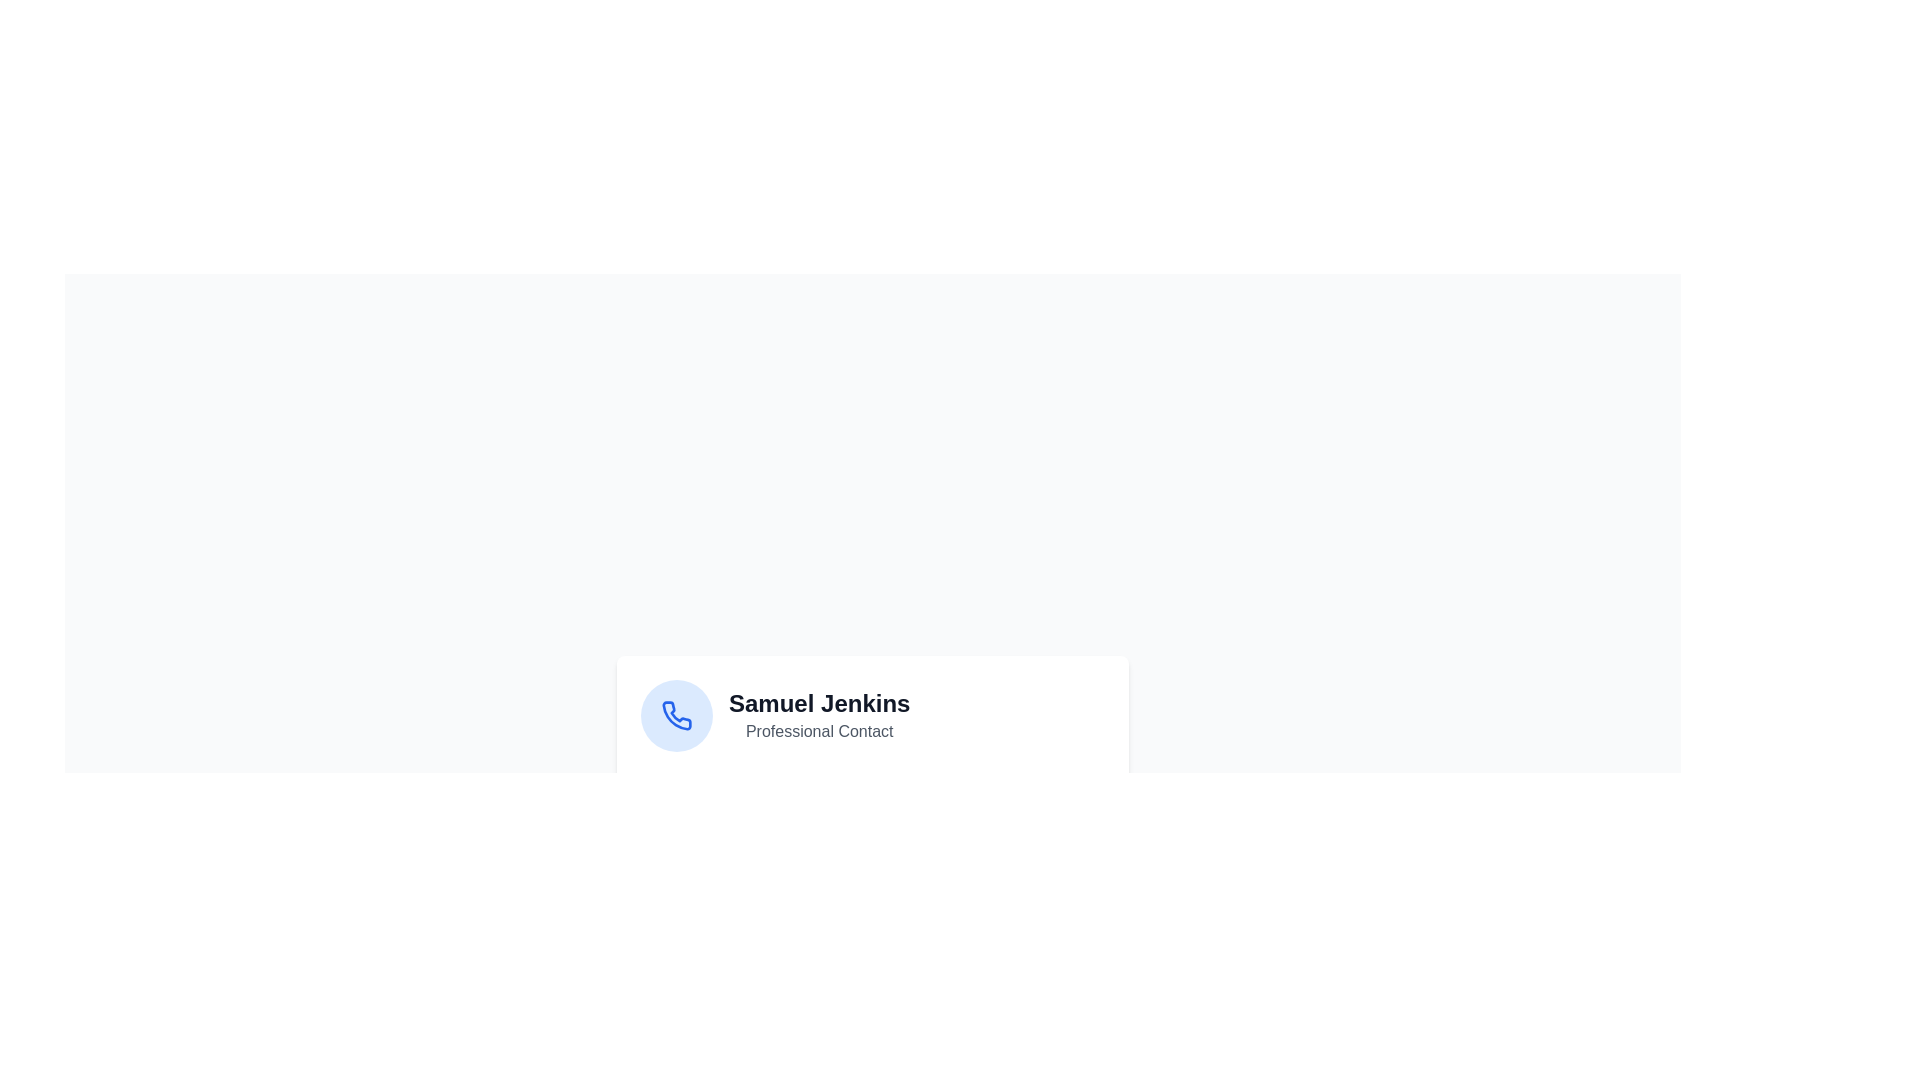  What do you see at coordinates (819, 732) in the screenshot?
I see `the subtitle text located directly underneath 'Samuel Jenkins' within the white card-like section` at bounding box center [819, 732].